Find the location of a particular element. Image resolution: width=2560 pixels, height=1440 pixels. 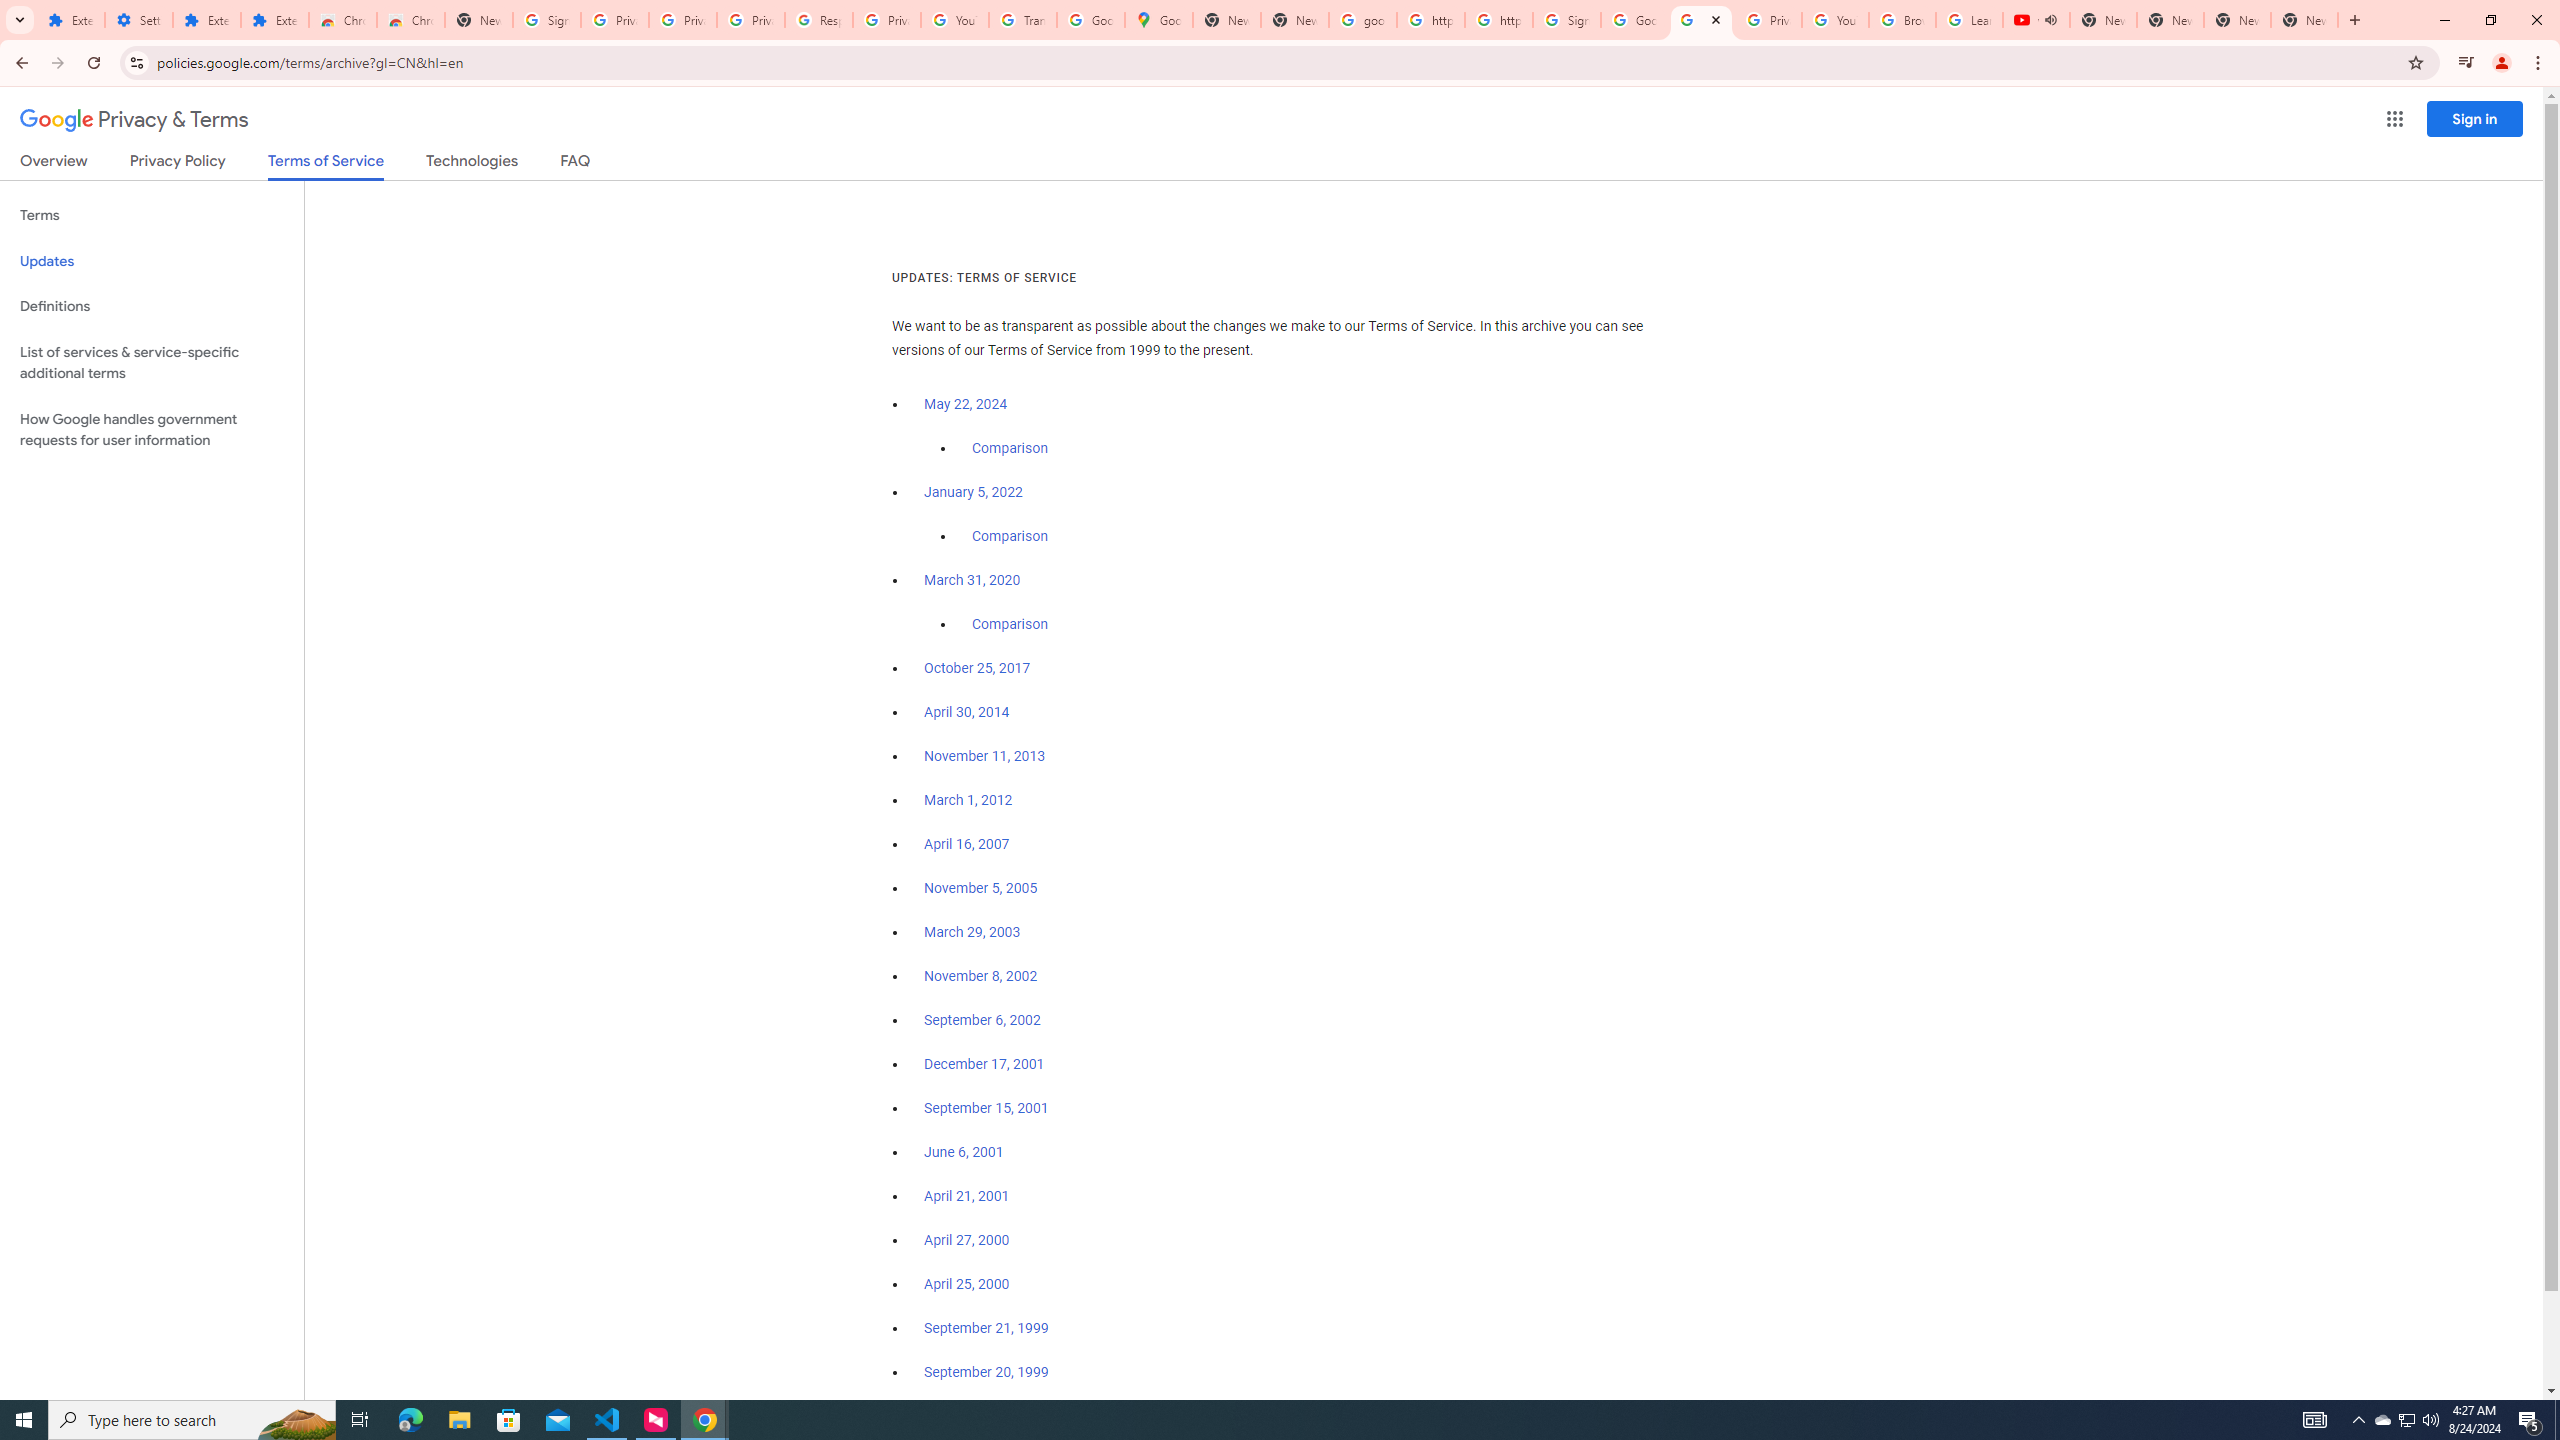

'November 8, 2002' is located at coordinates (979, 976).